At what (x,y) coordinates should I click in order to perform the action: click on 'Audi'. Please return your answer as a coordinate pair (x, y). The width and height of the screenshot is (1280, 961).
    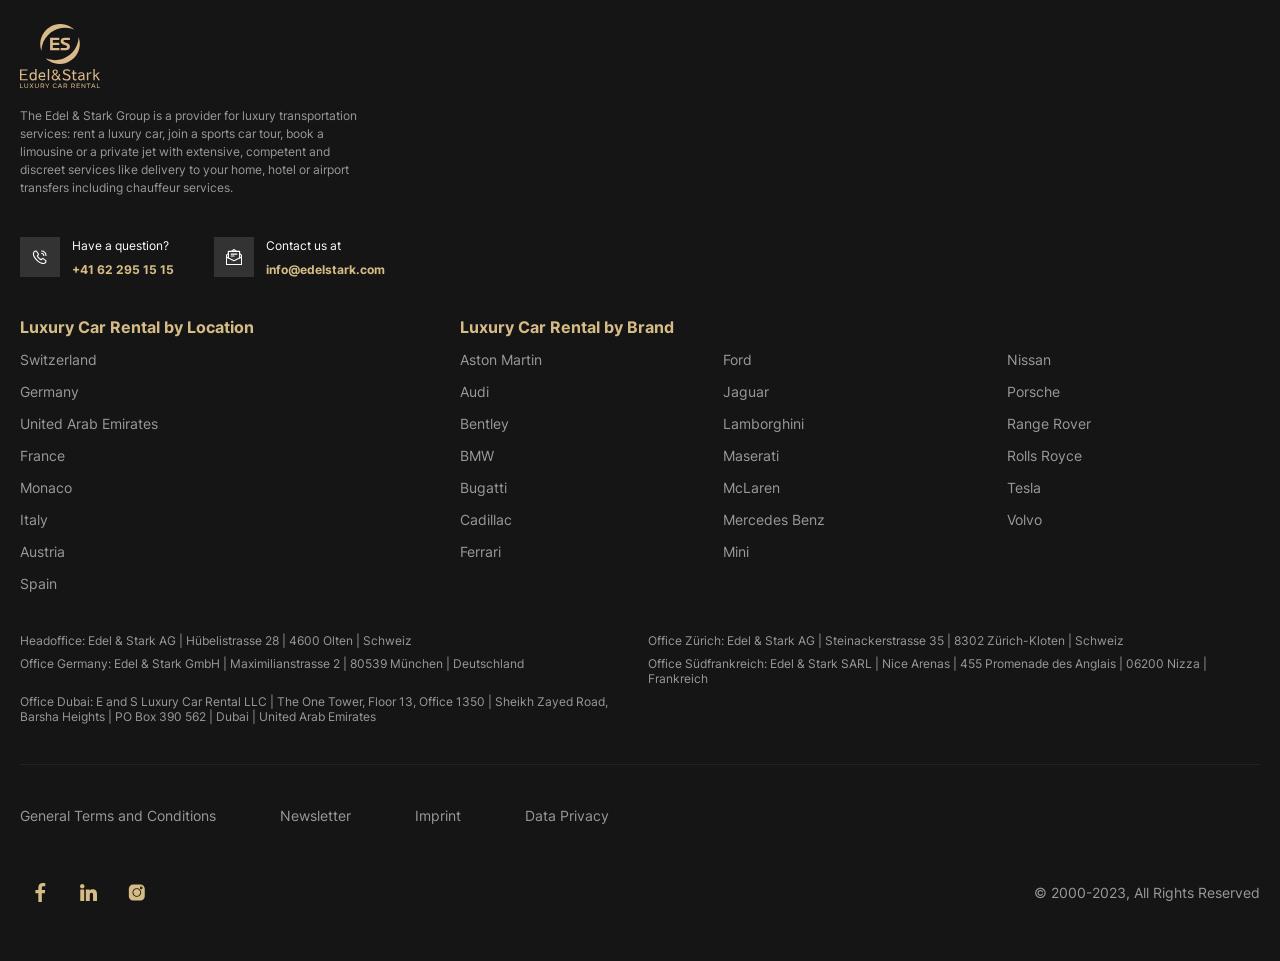
    Looking at the image, I should click on (459, 390).